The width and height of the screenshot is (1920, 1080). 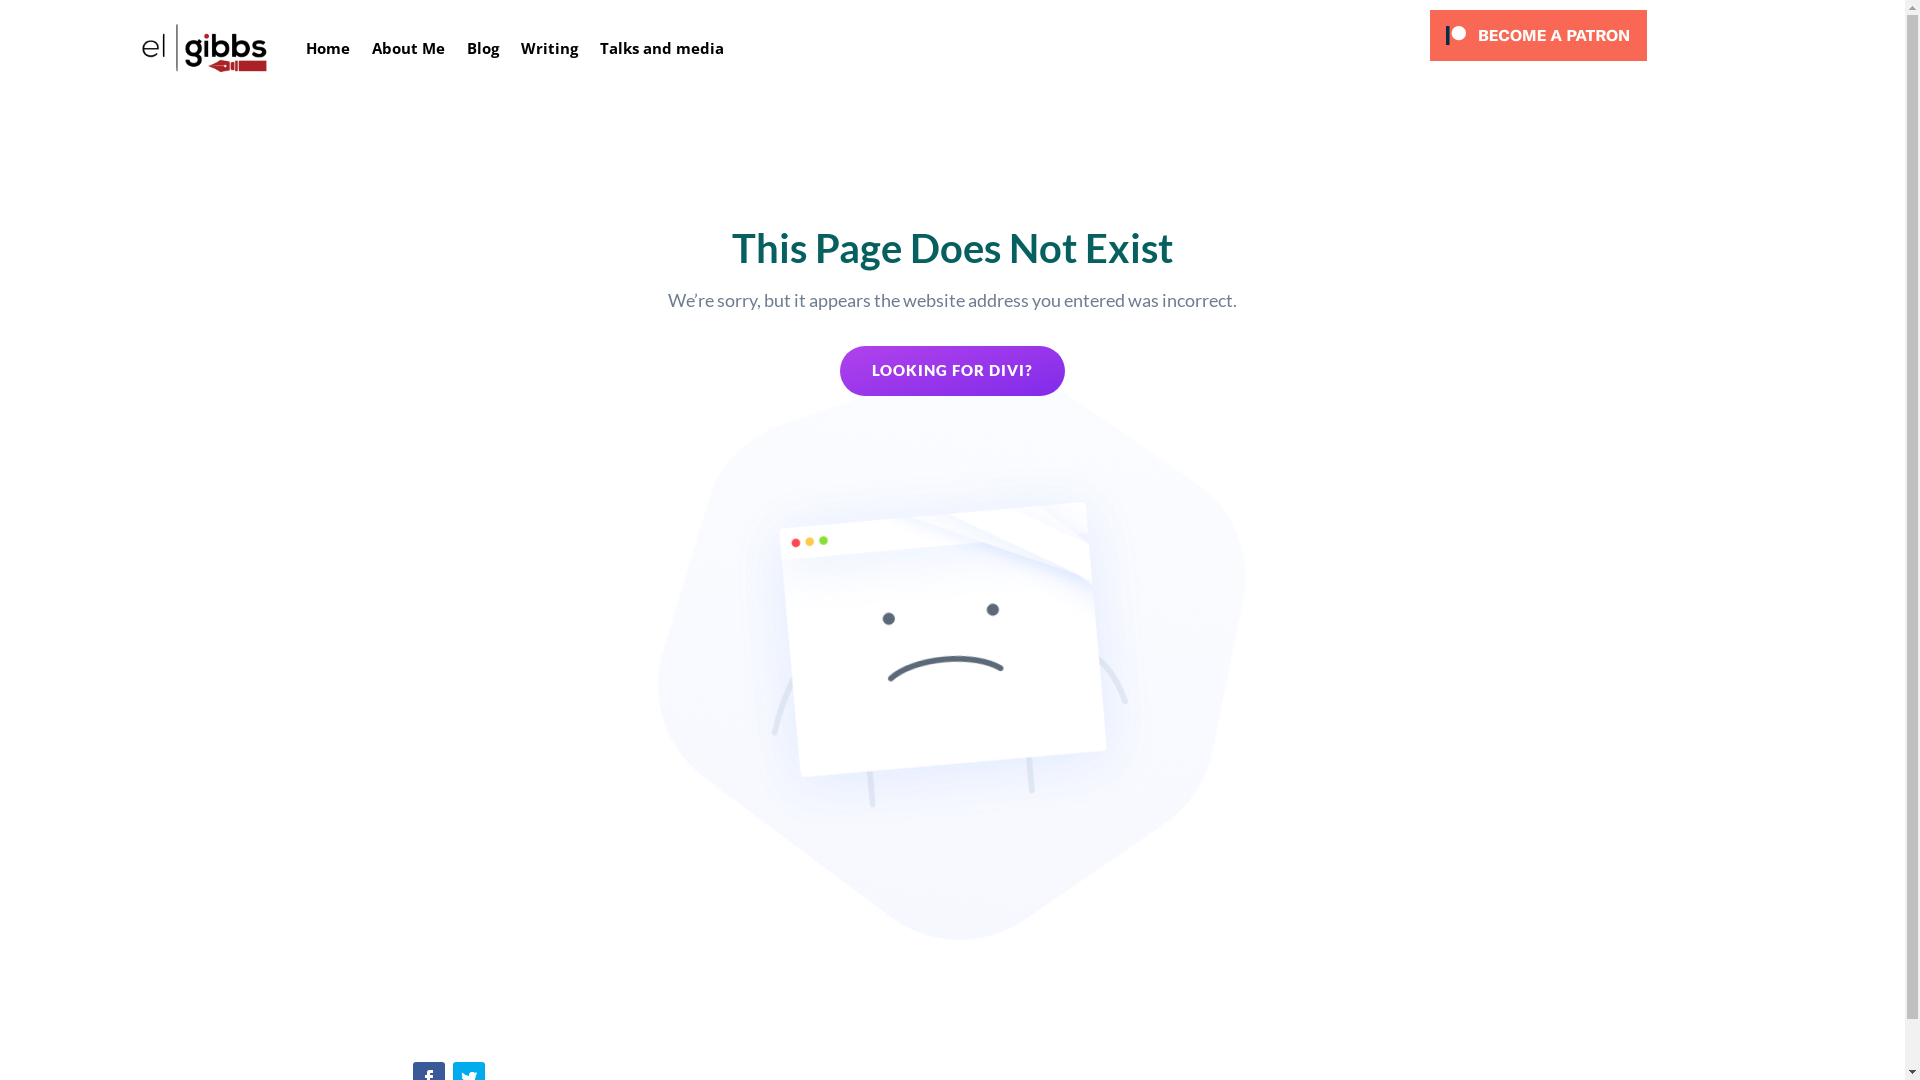 What do you see at coordinates (483, 46) in the screenshot?
I see `'Blog'` at bounding box center [483, 46].